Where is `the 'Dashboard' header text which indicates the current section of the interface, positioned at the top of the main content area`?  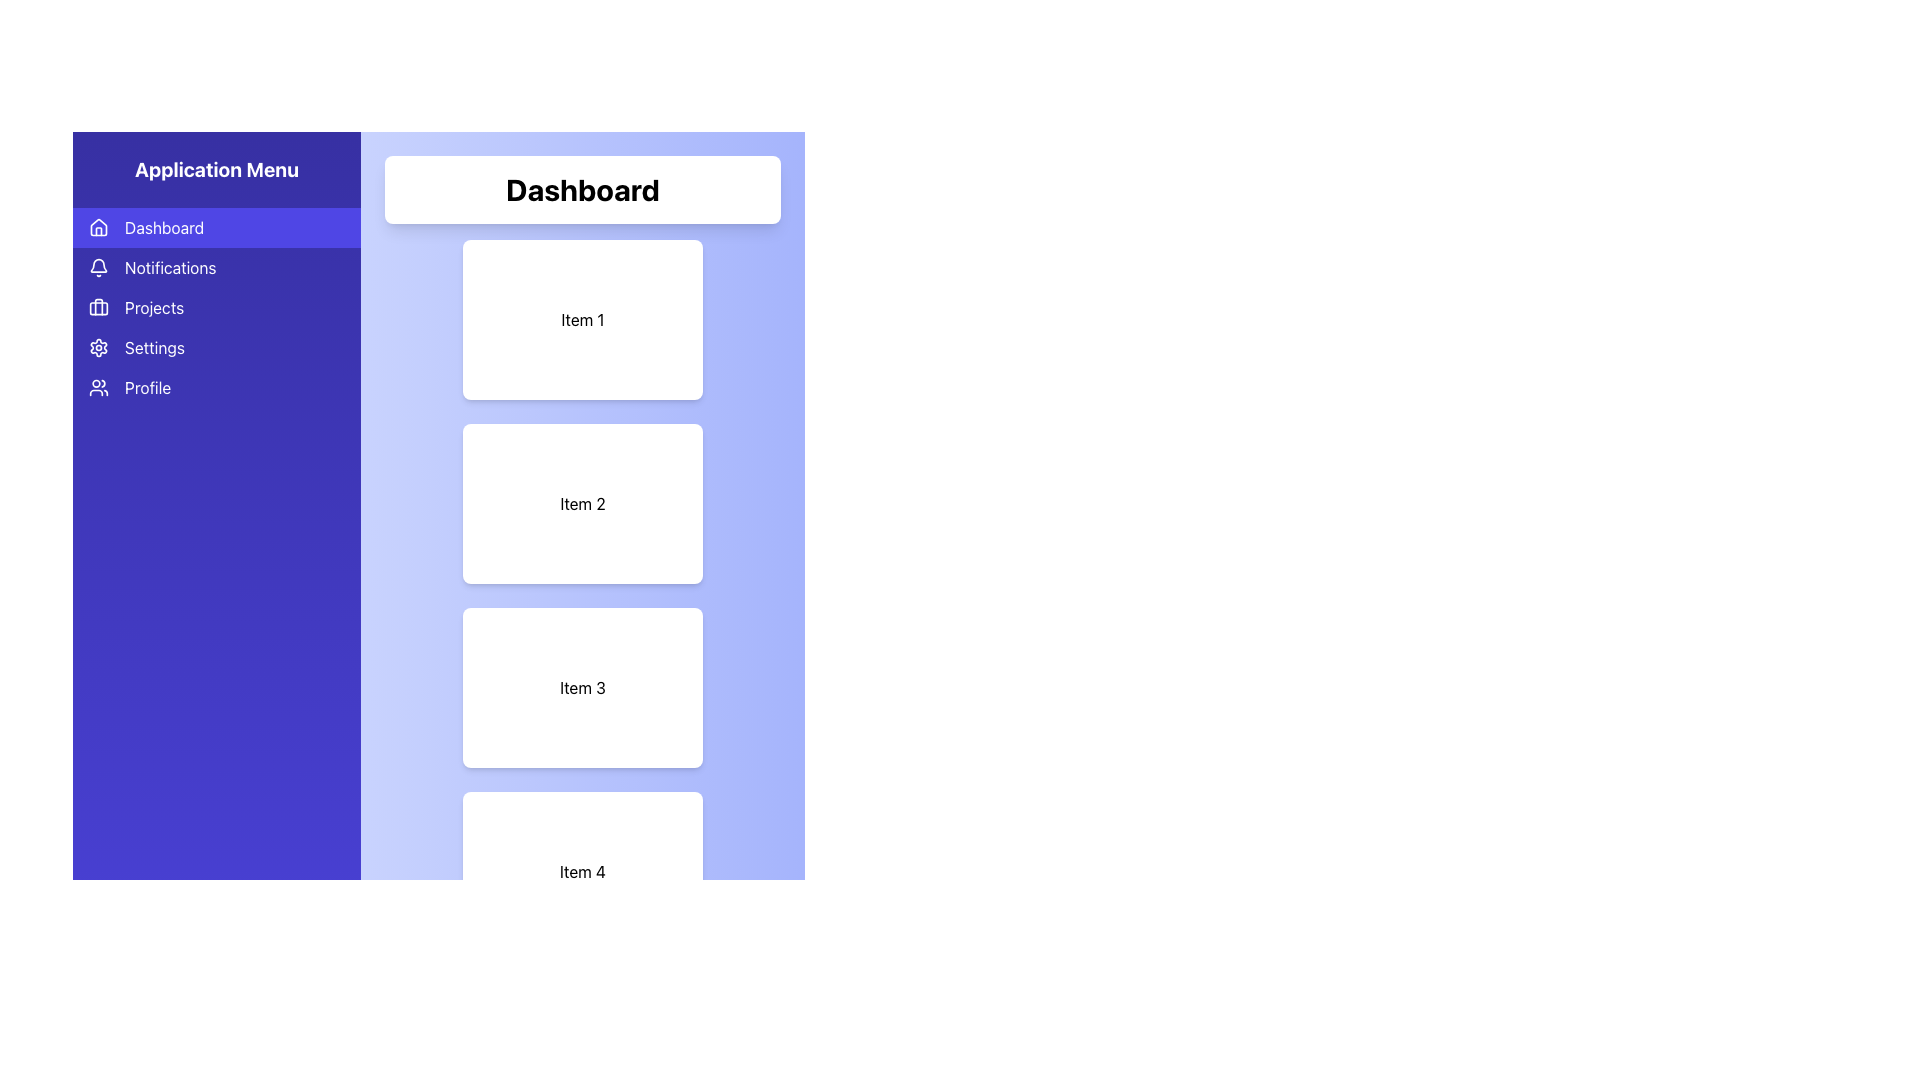
the 'Dashboard' header text which indicates the current section of the interface, positioned at the top of the main content area is located at coordinates (581, 189).